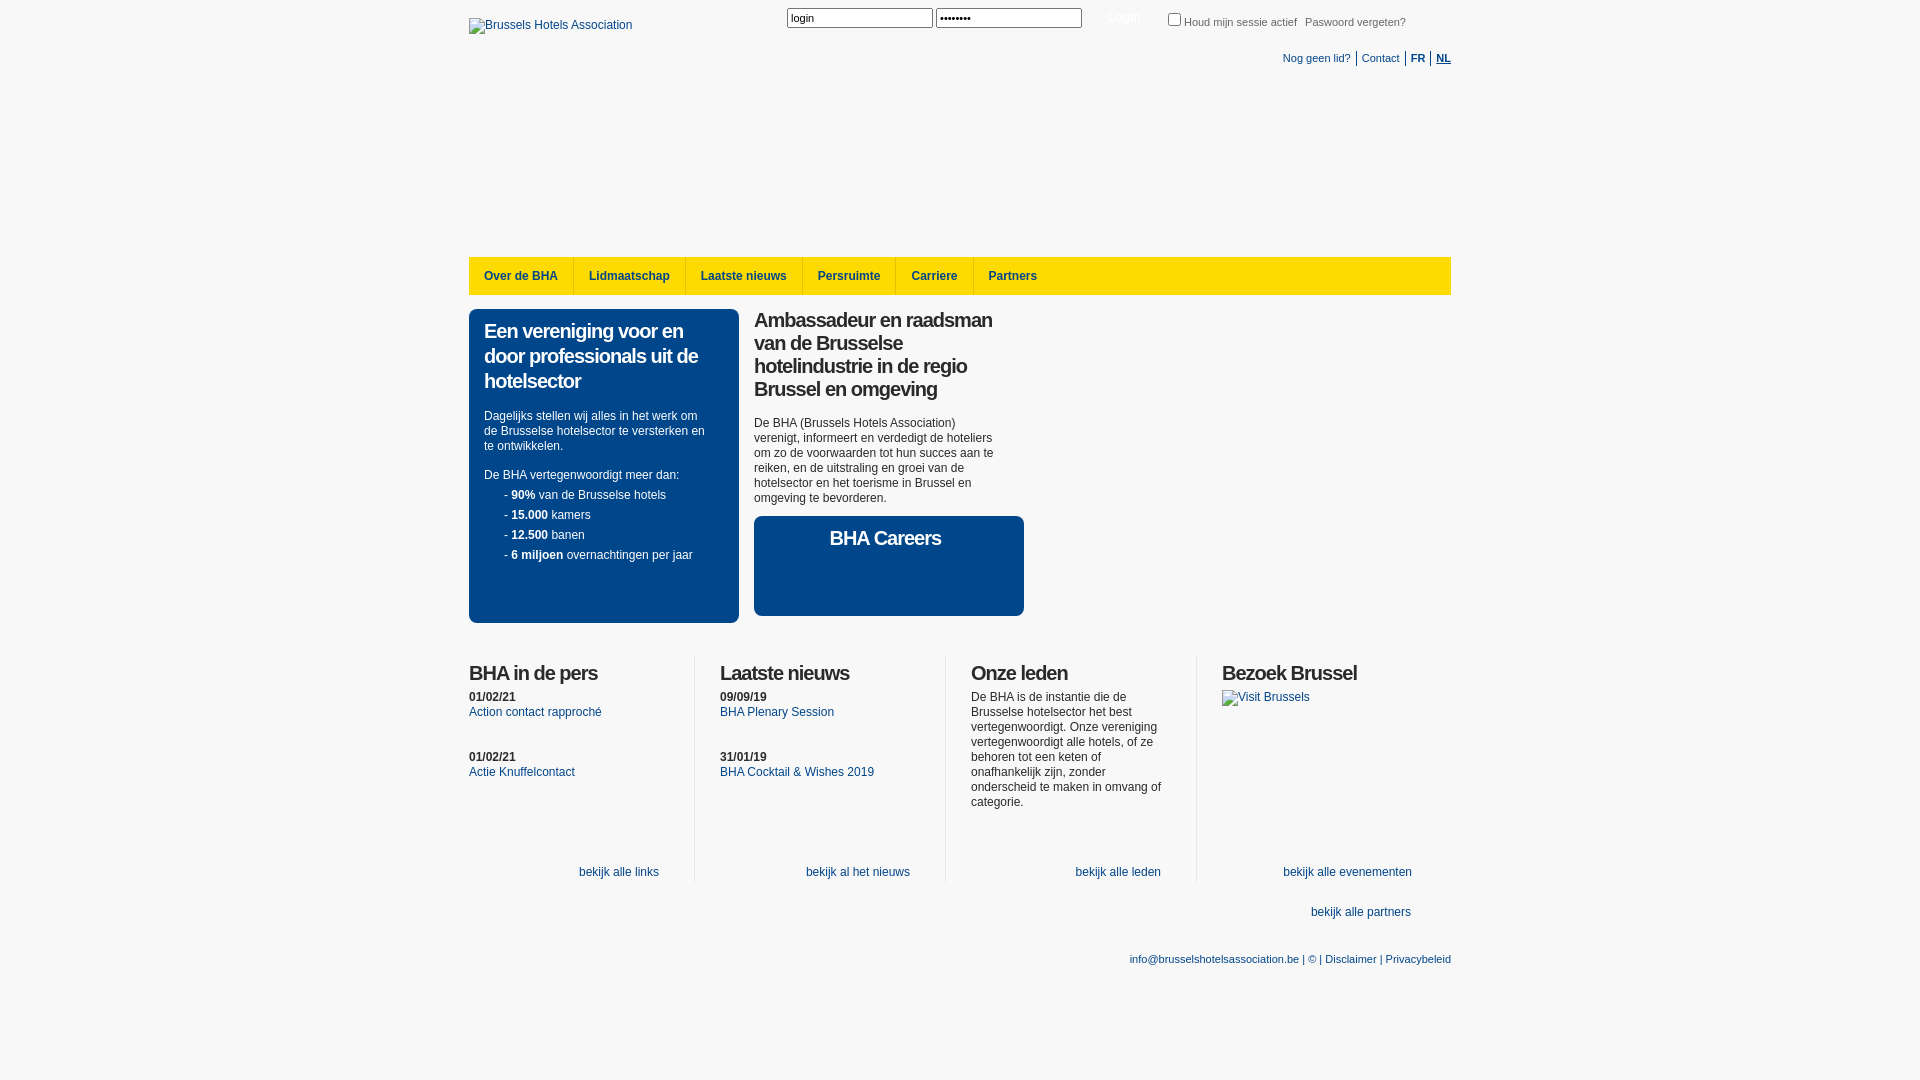 This screenshot has width=1920, height=1080. Describe the element at coordinates (1124, 18) in the screenshot. I see `'Login'` at that location.